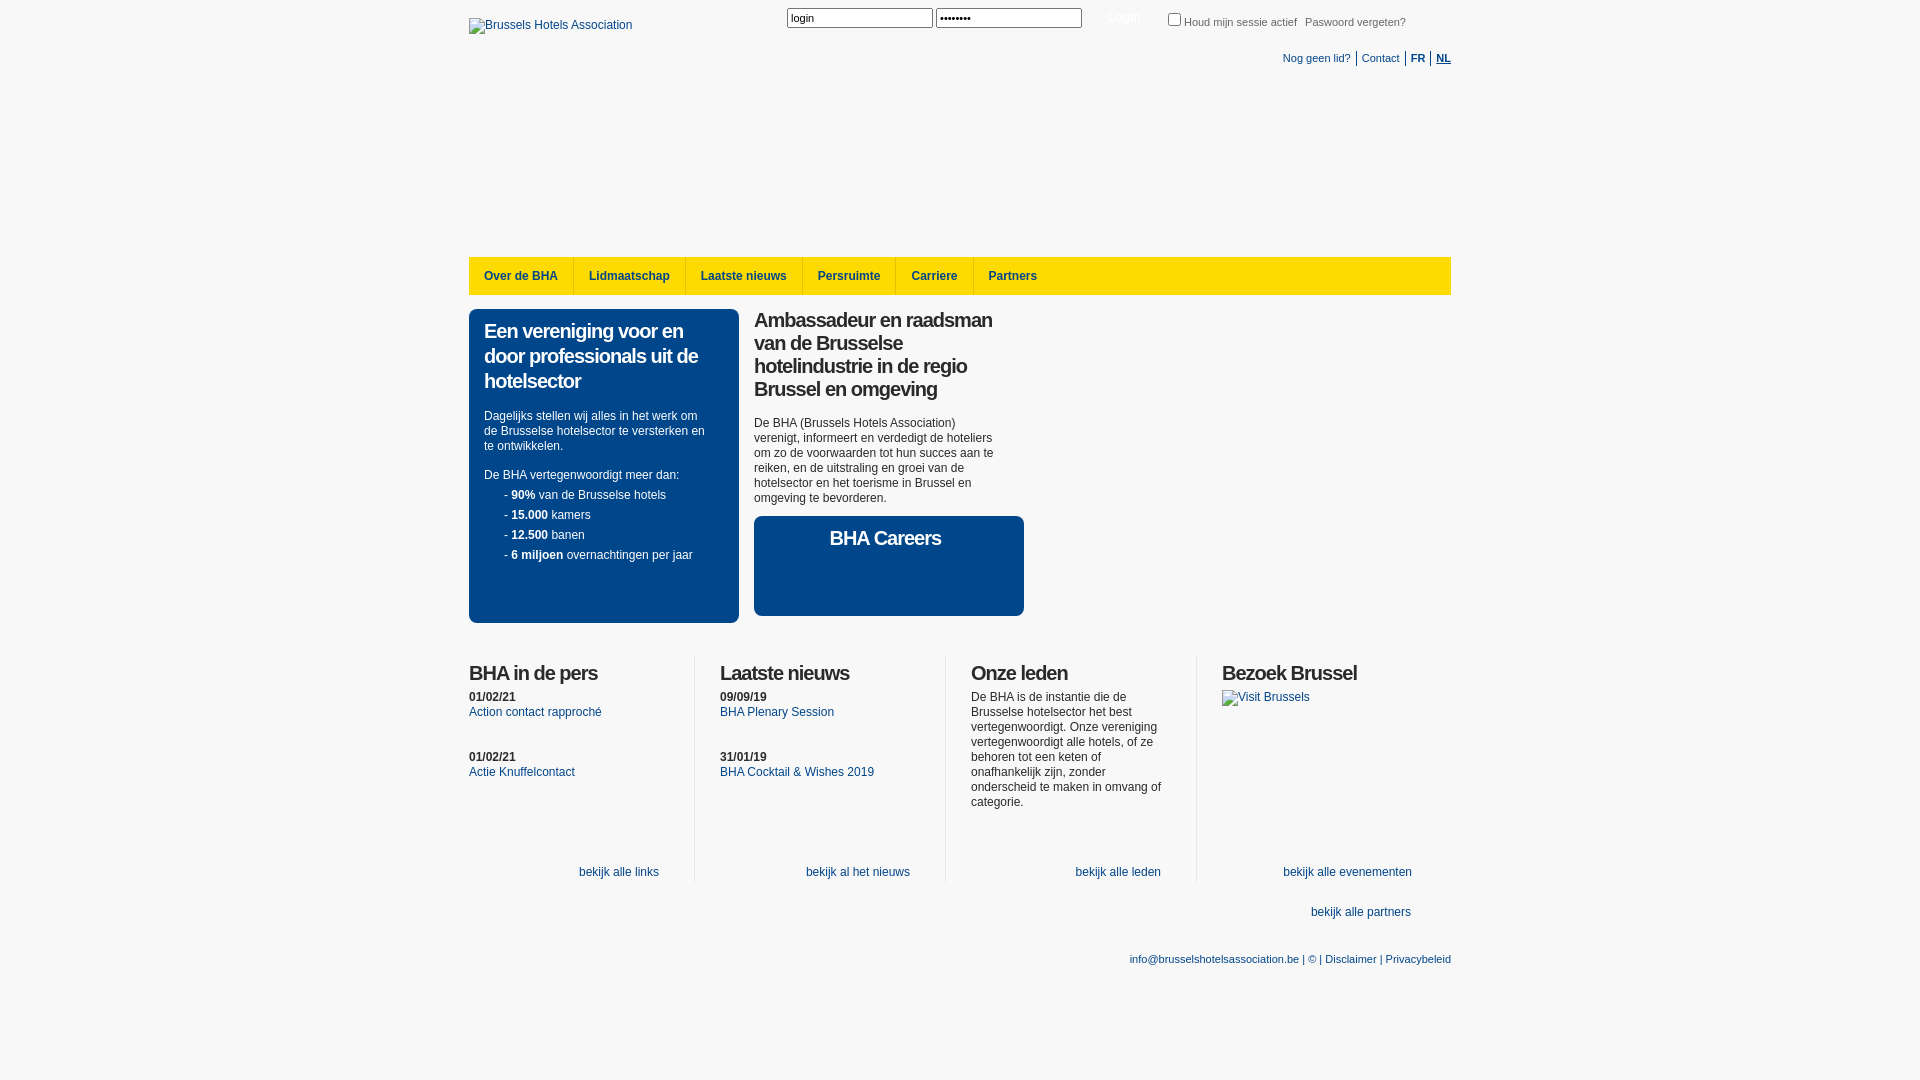 This screenshot has width=1920, height=1080. Describe the element at coordinates (1124, 18) in the screenshot. I see `'Login'` at that location.